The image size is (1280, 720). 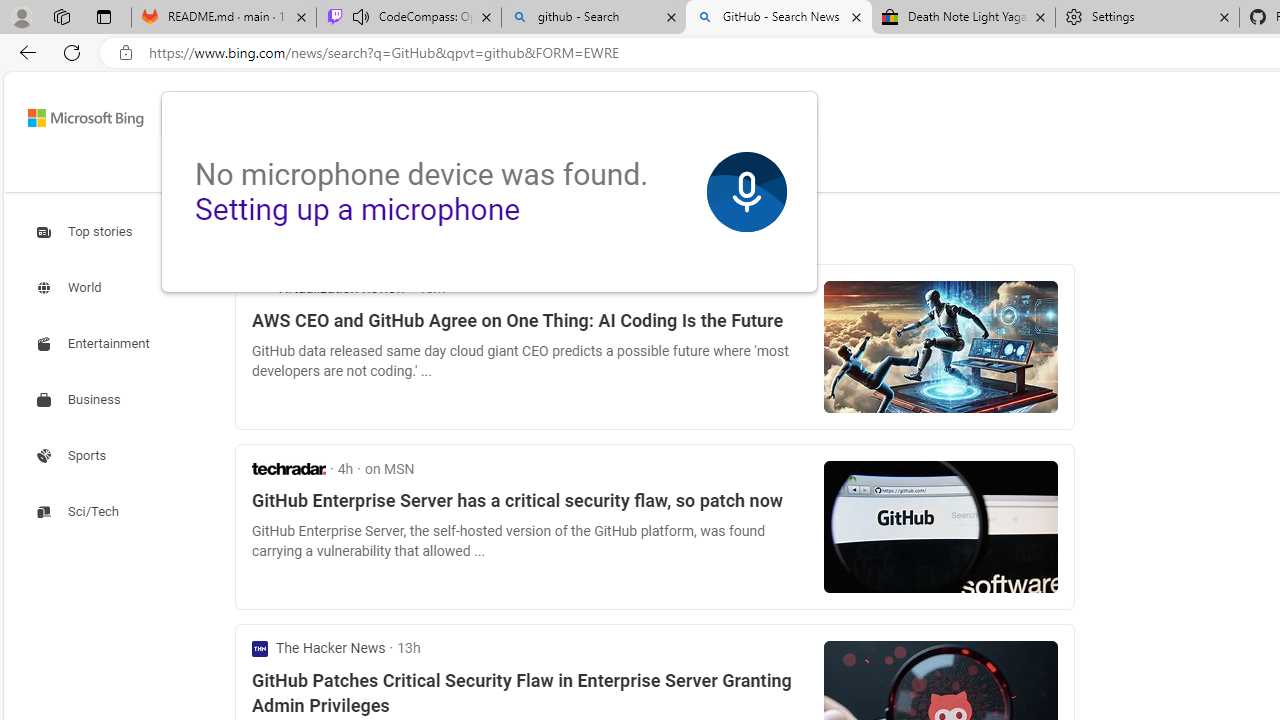 What do you see at coordinates (80, 400) in the screenshot?
I see `'Search news about Business'` at bounding box center [80, 400].